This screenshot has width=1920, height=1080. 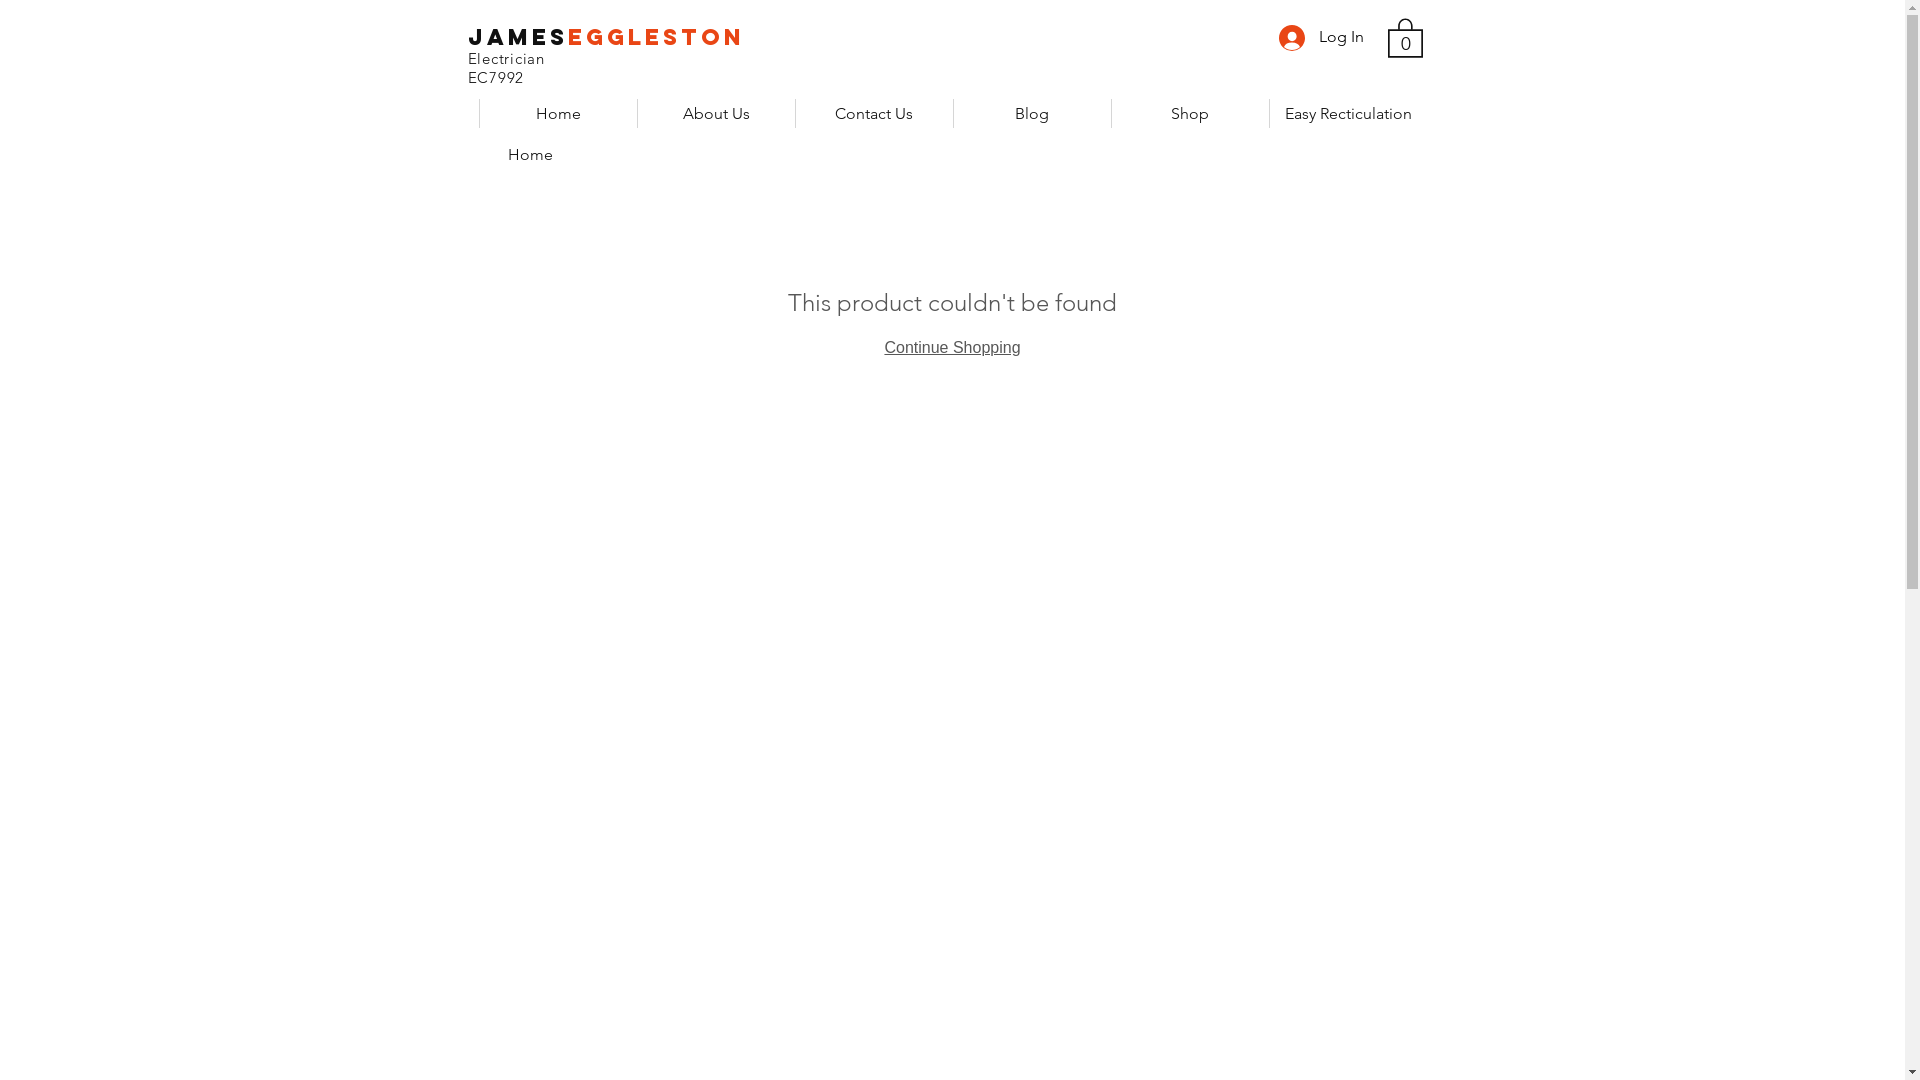 What do you see at coordinates (1404, 37) in the screenshot?
I see `'0'` at bounding box center [1404, 37].